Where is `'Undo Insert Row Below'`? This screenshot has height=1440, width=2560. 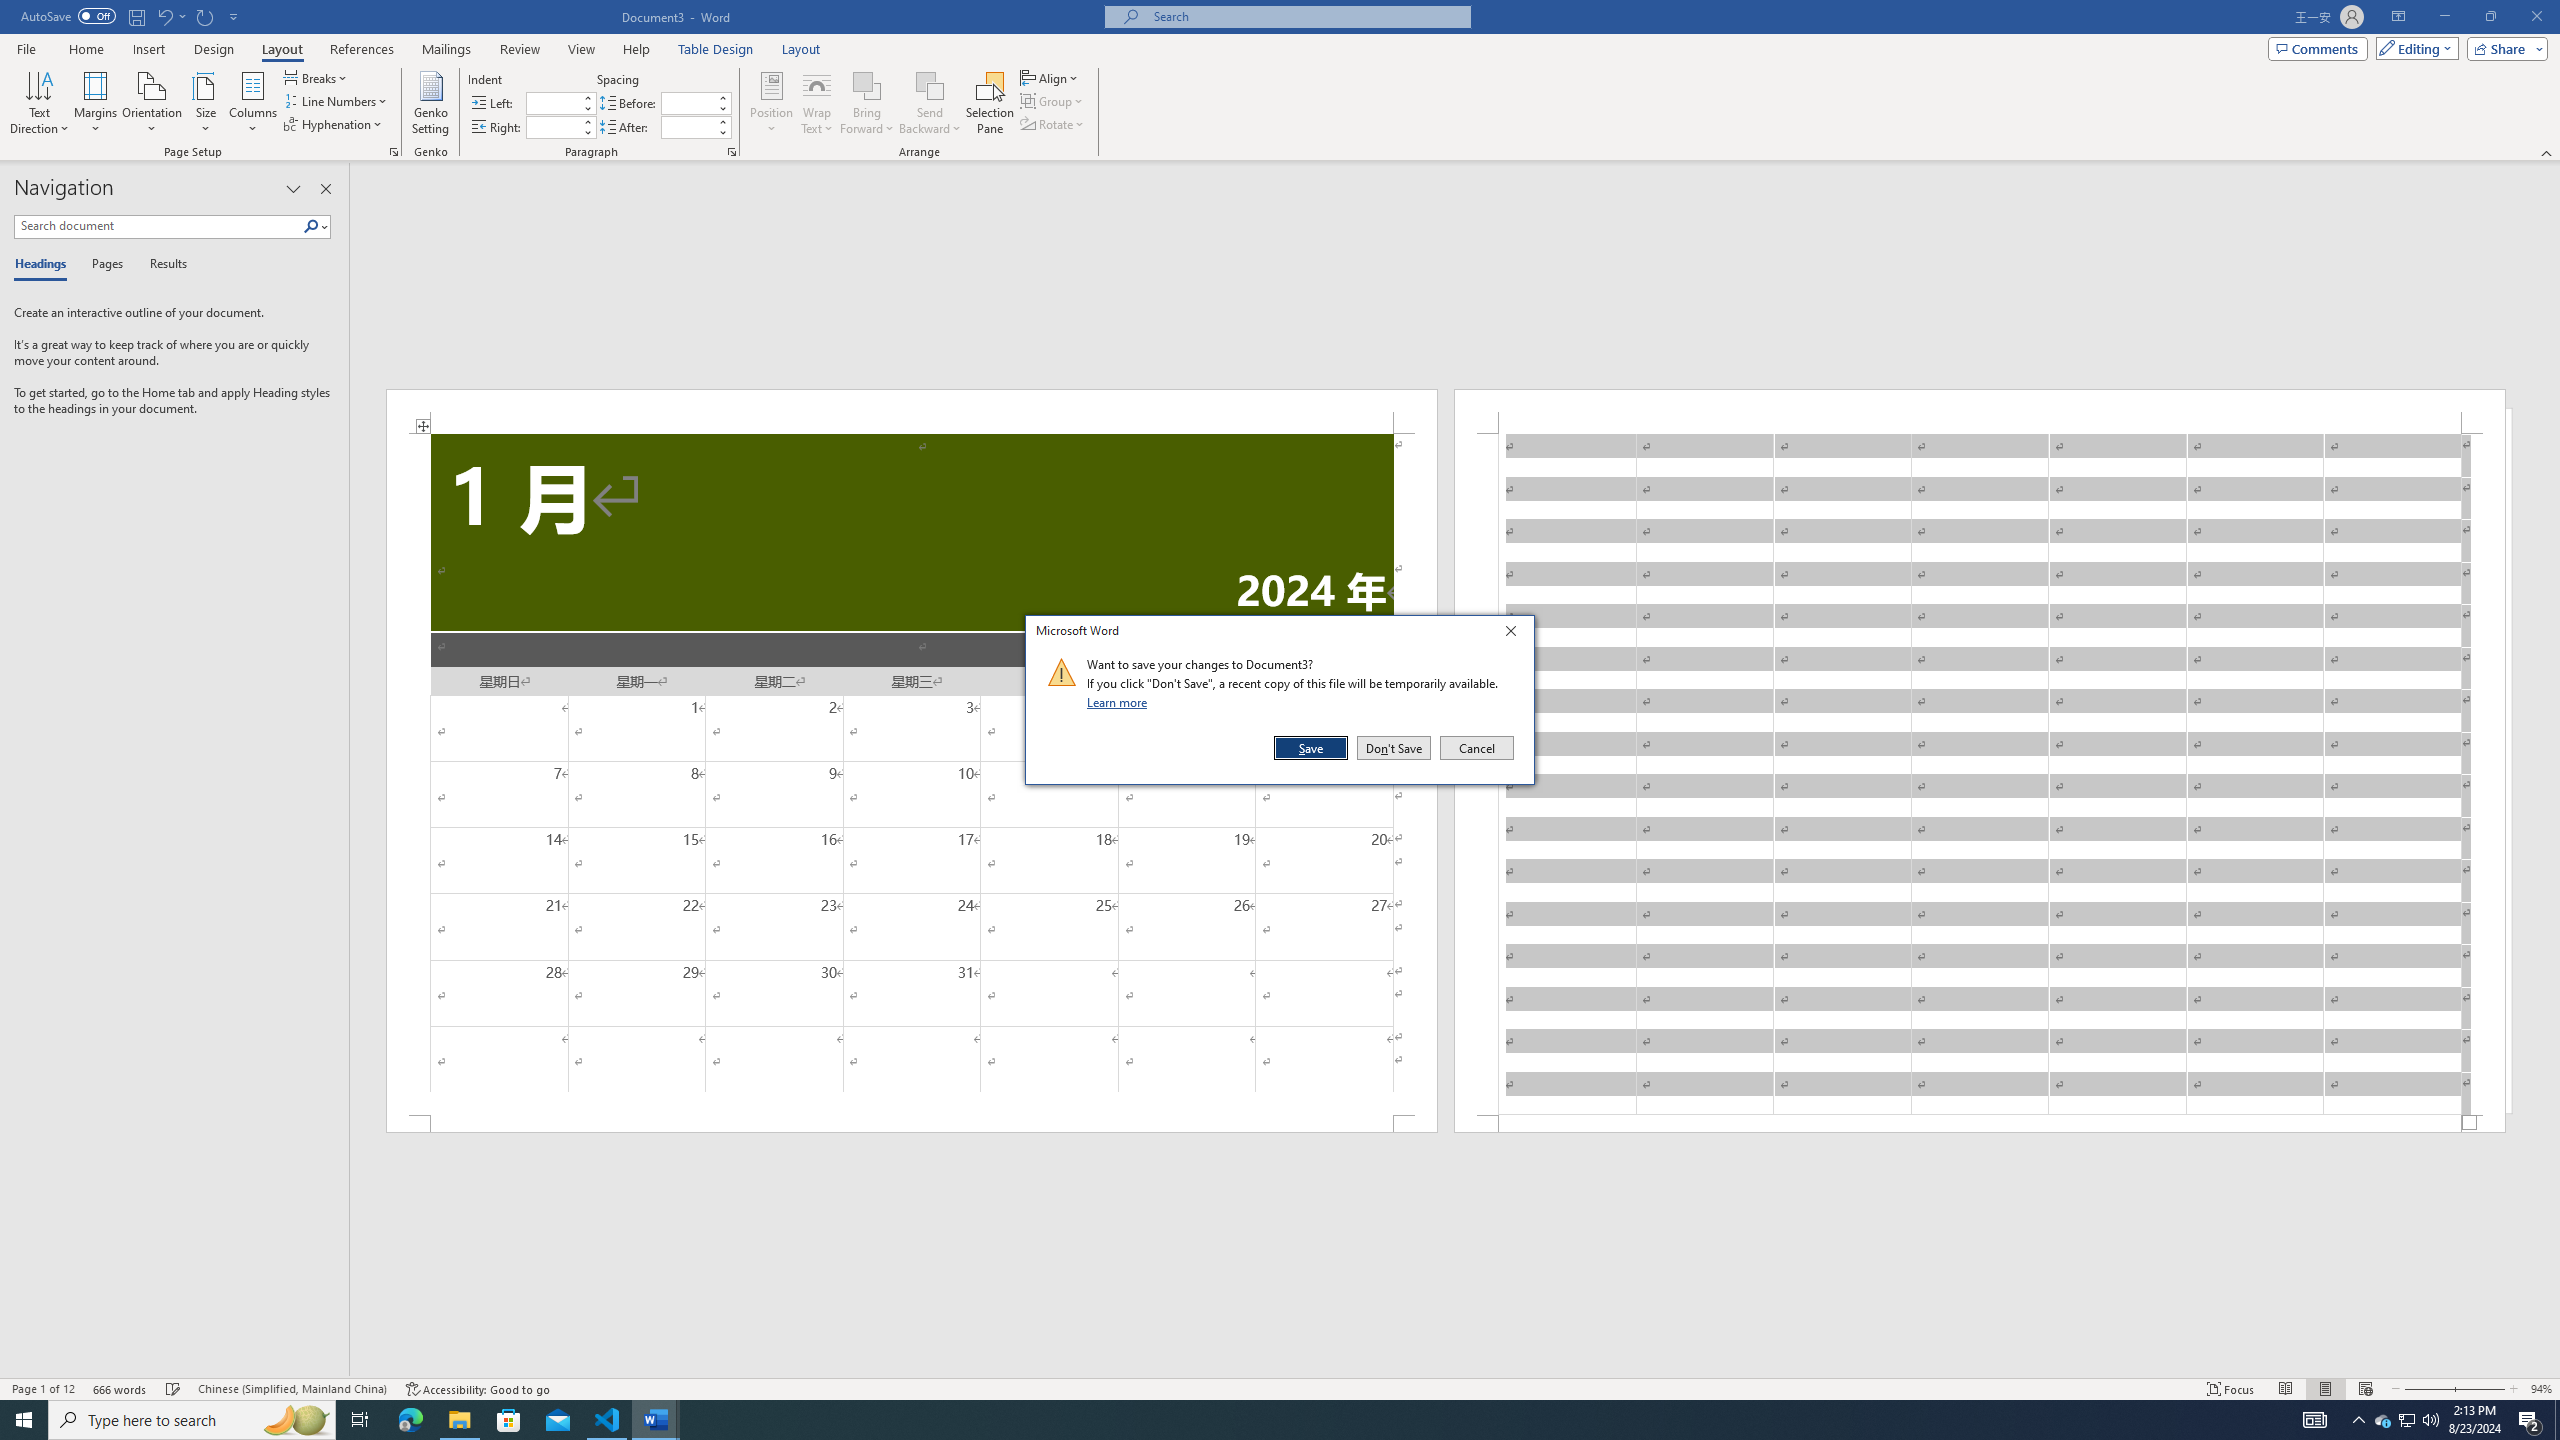 'Undo Insert Row Below' is located at coordinates (170, 15).